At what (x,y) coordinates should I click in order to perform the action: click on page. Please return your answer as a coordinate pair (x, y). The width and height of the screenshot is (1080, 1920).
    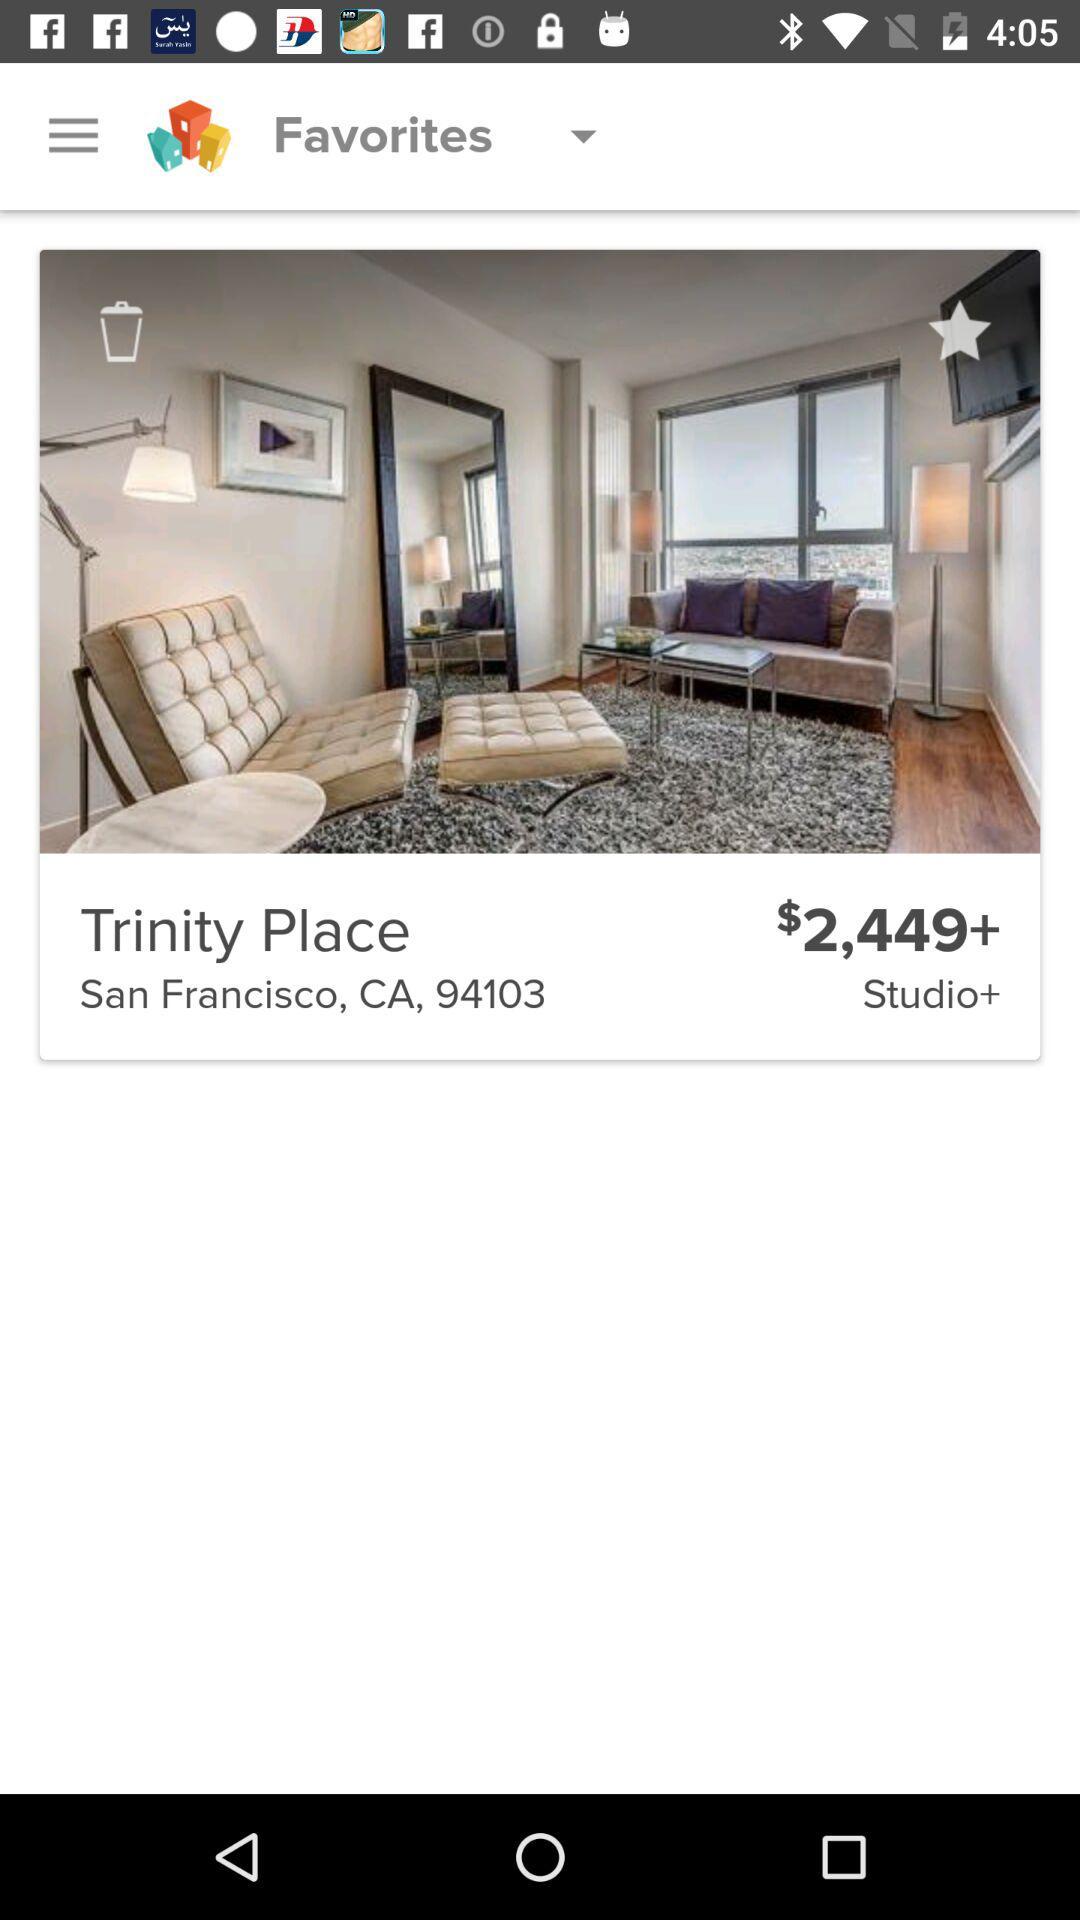
    Looking at the image, I should click on (957, 331).